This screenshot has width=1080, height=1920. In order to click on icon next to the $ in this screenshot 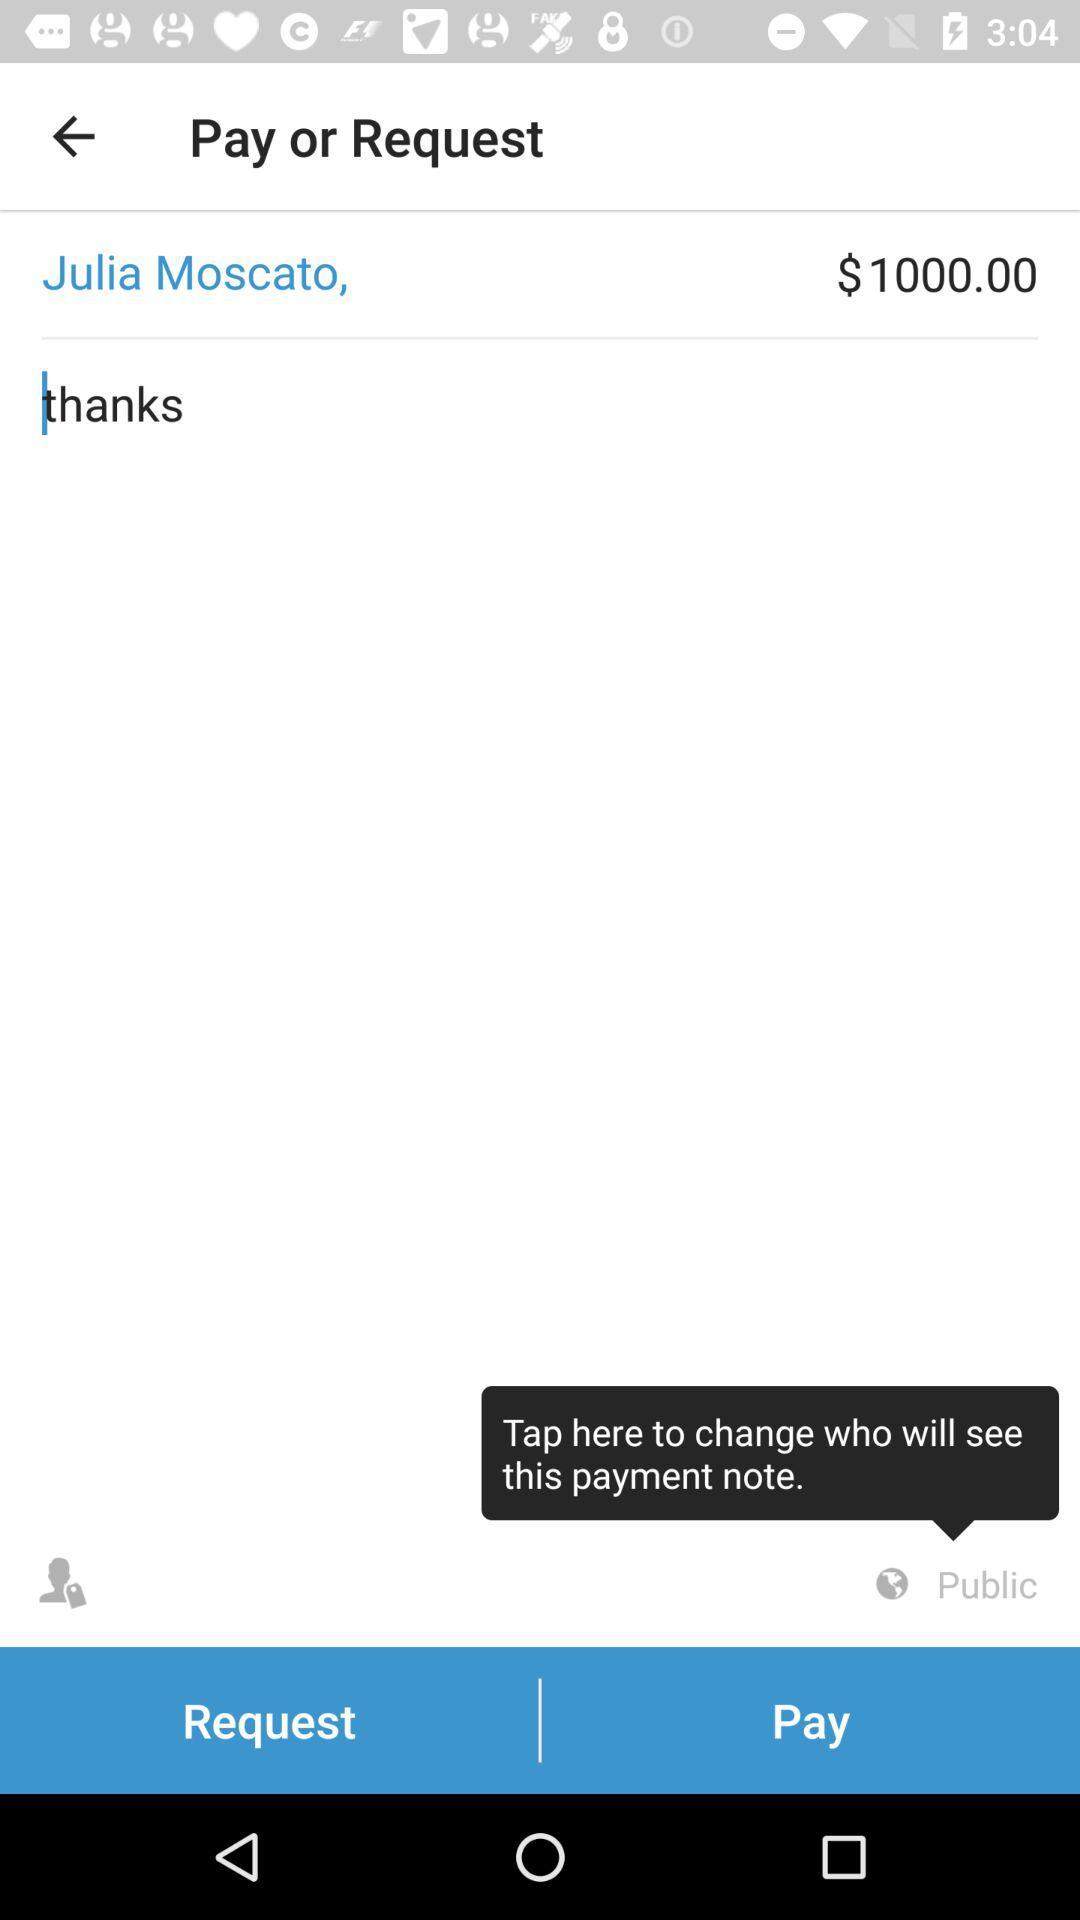, I will do `click(417, 272)`.